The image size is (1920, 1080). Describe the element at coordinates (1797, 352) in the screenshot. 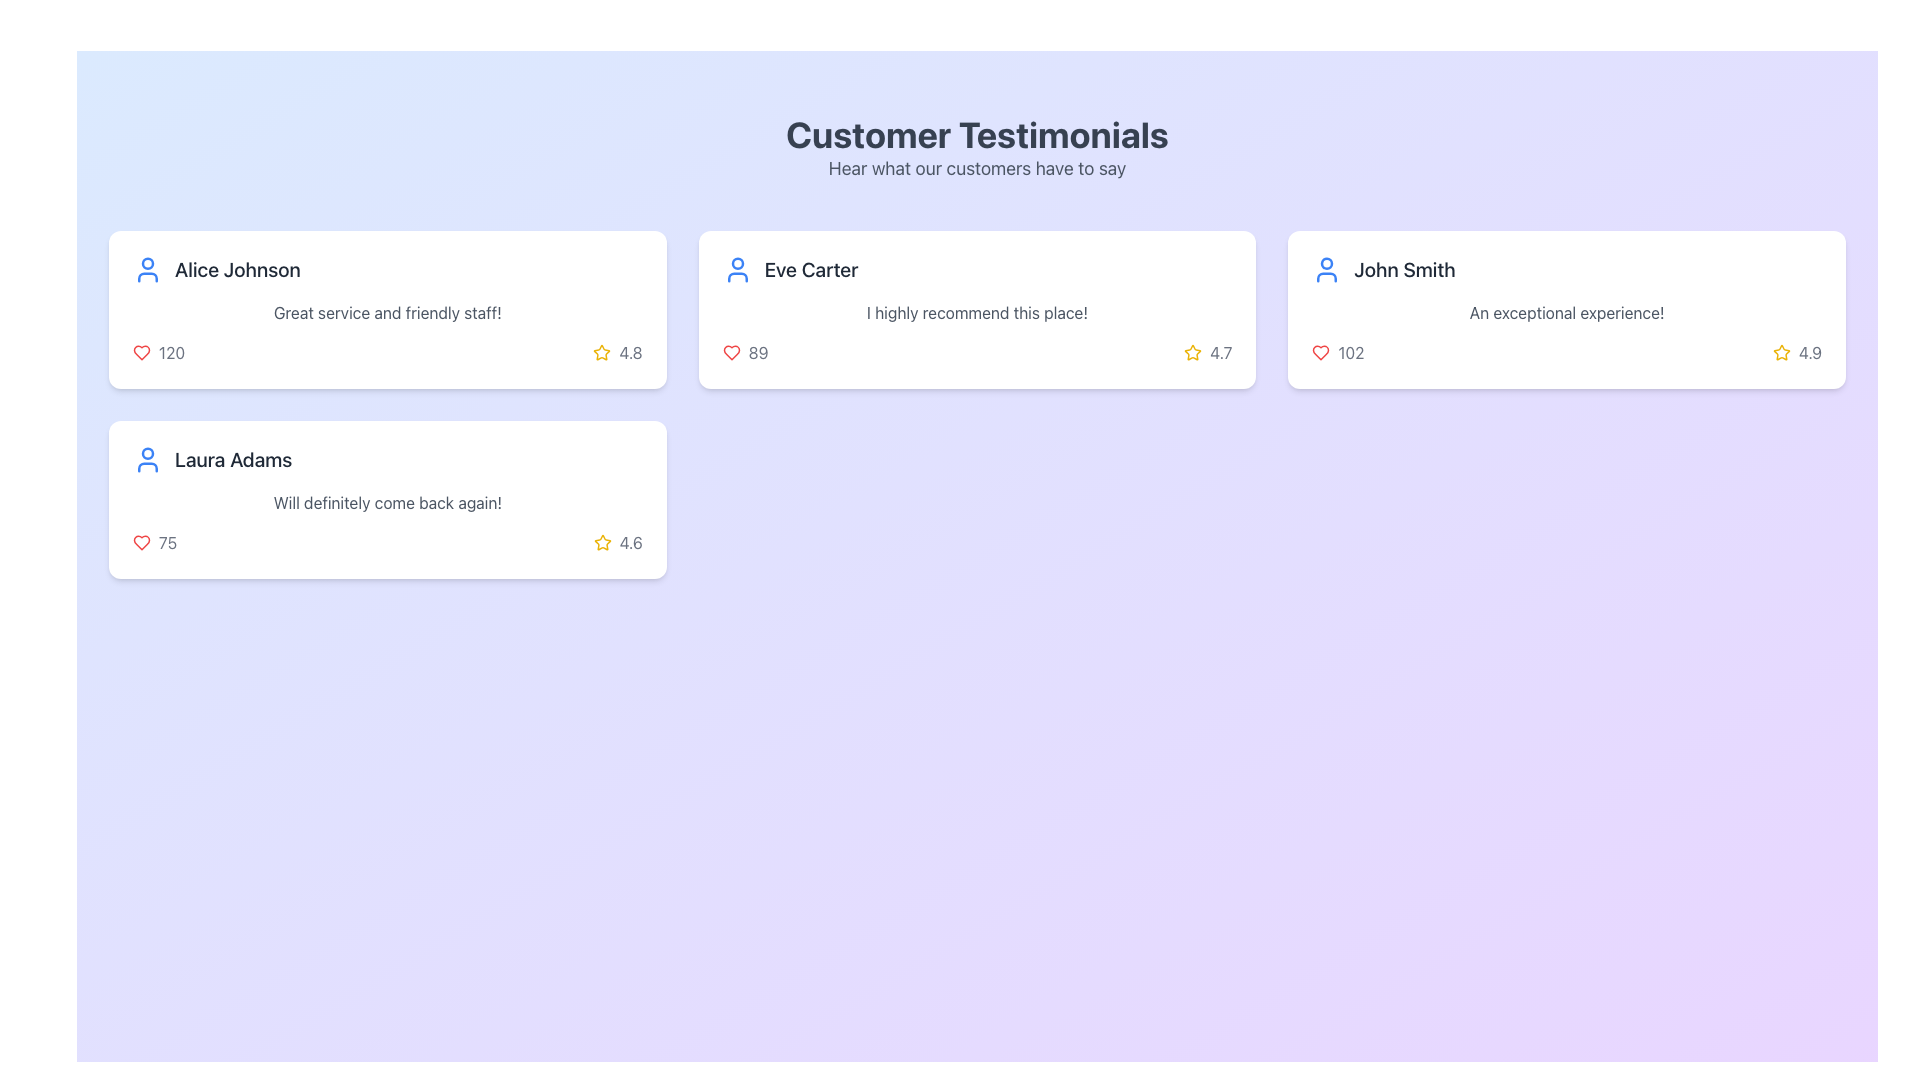

I see `Rating Display element located at the bottom-right corner of the review card by 'John Smith', which is aligned with a heart icon and its numeric value, for its styling properties` at that location.